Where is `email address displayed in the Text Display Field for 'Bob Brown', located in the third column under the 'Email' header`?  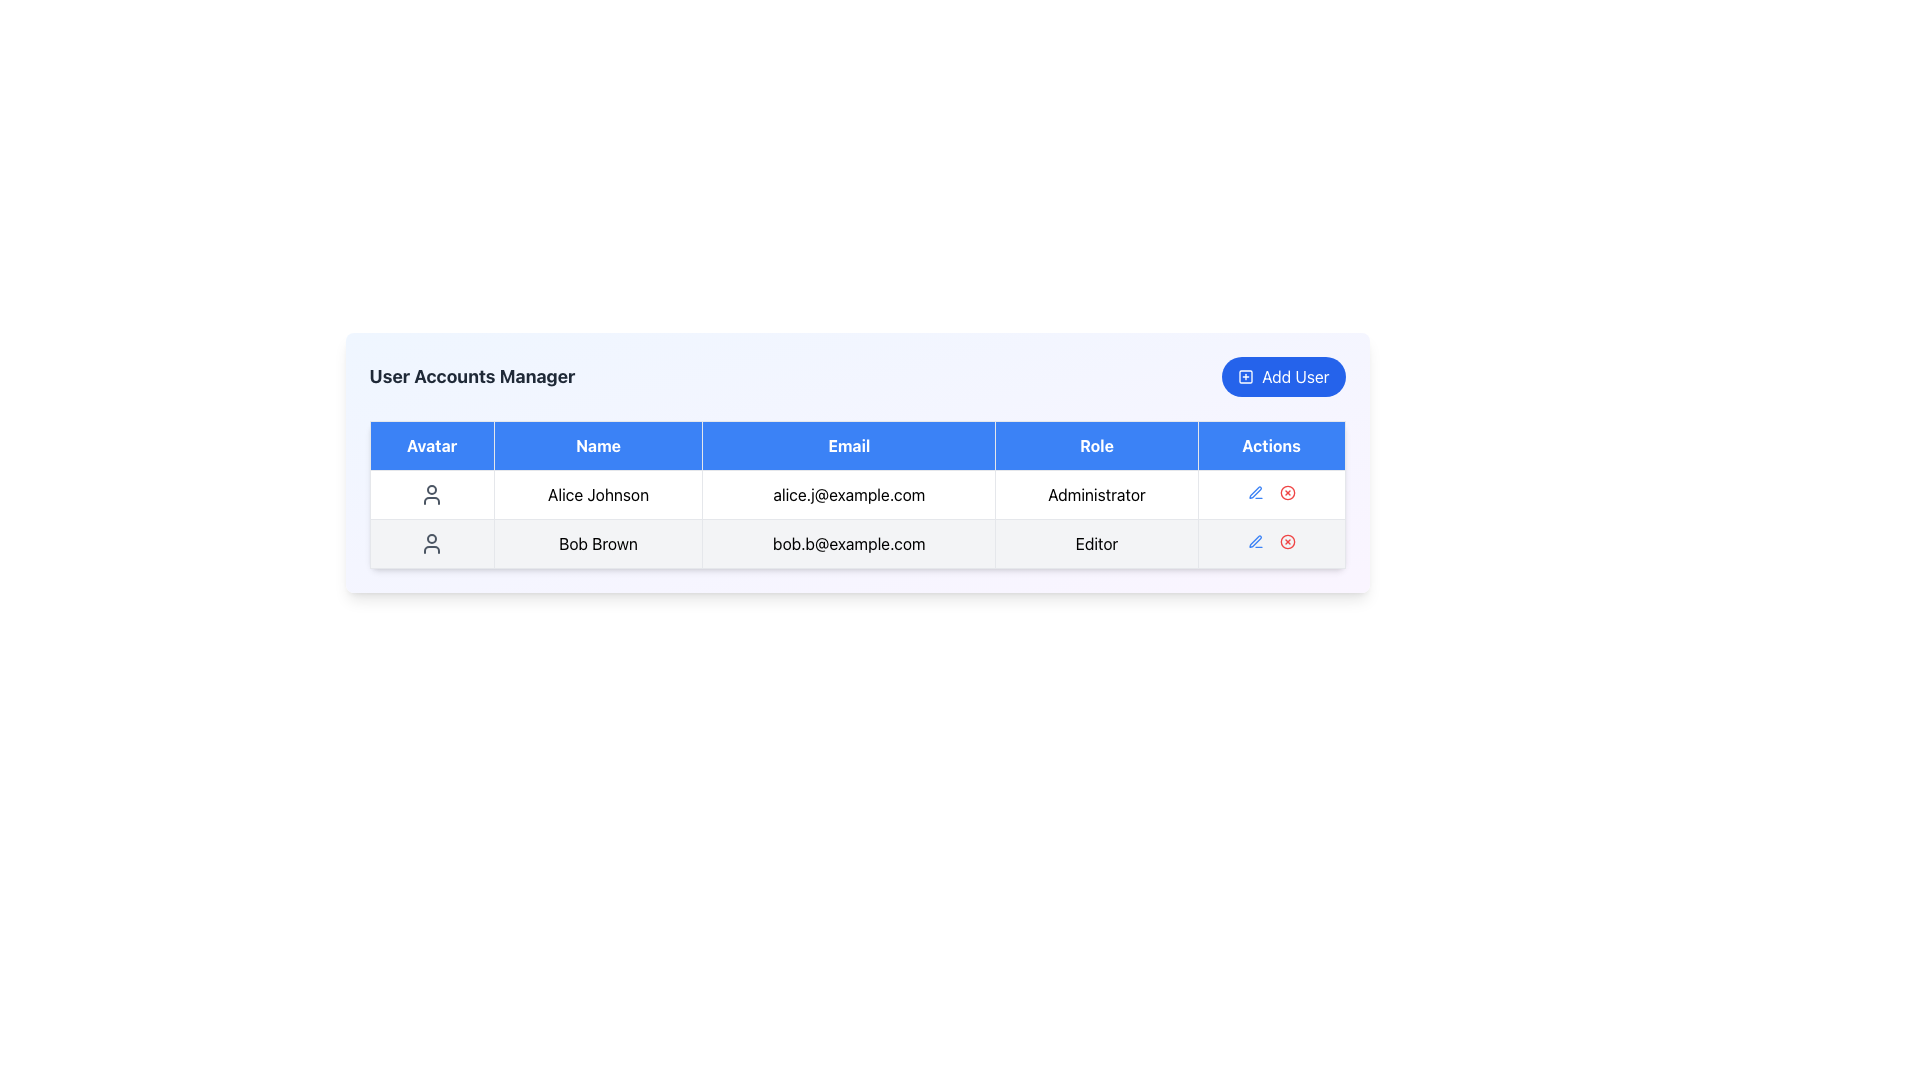 email address displayed in the Text Display Field for 'Bob Brown', located in the third column under the 'Email' header is located at coordinates (849, 543).